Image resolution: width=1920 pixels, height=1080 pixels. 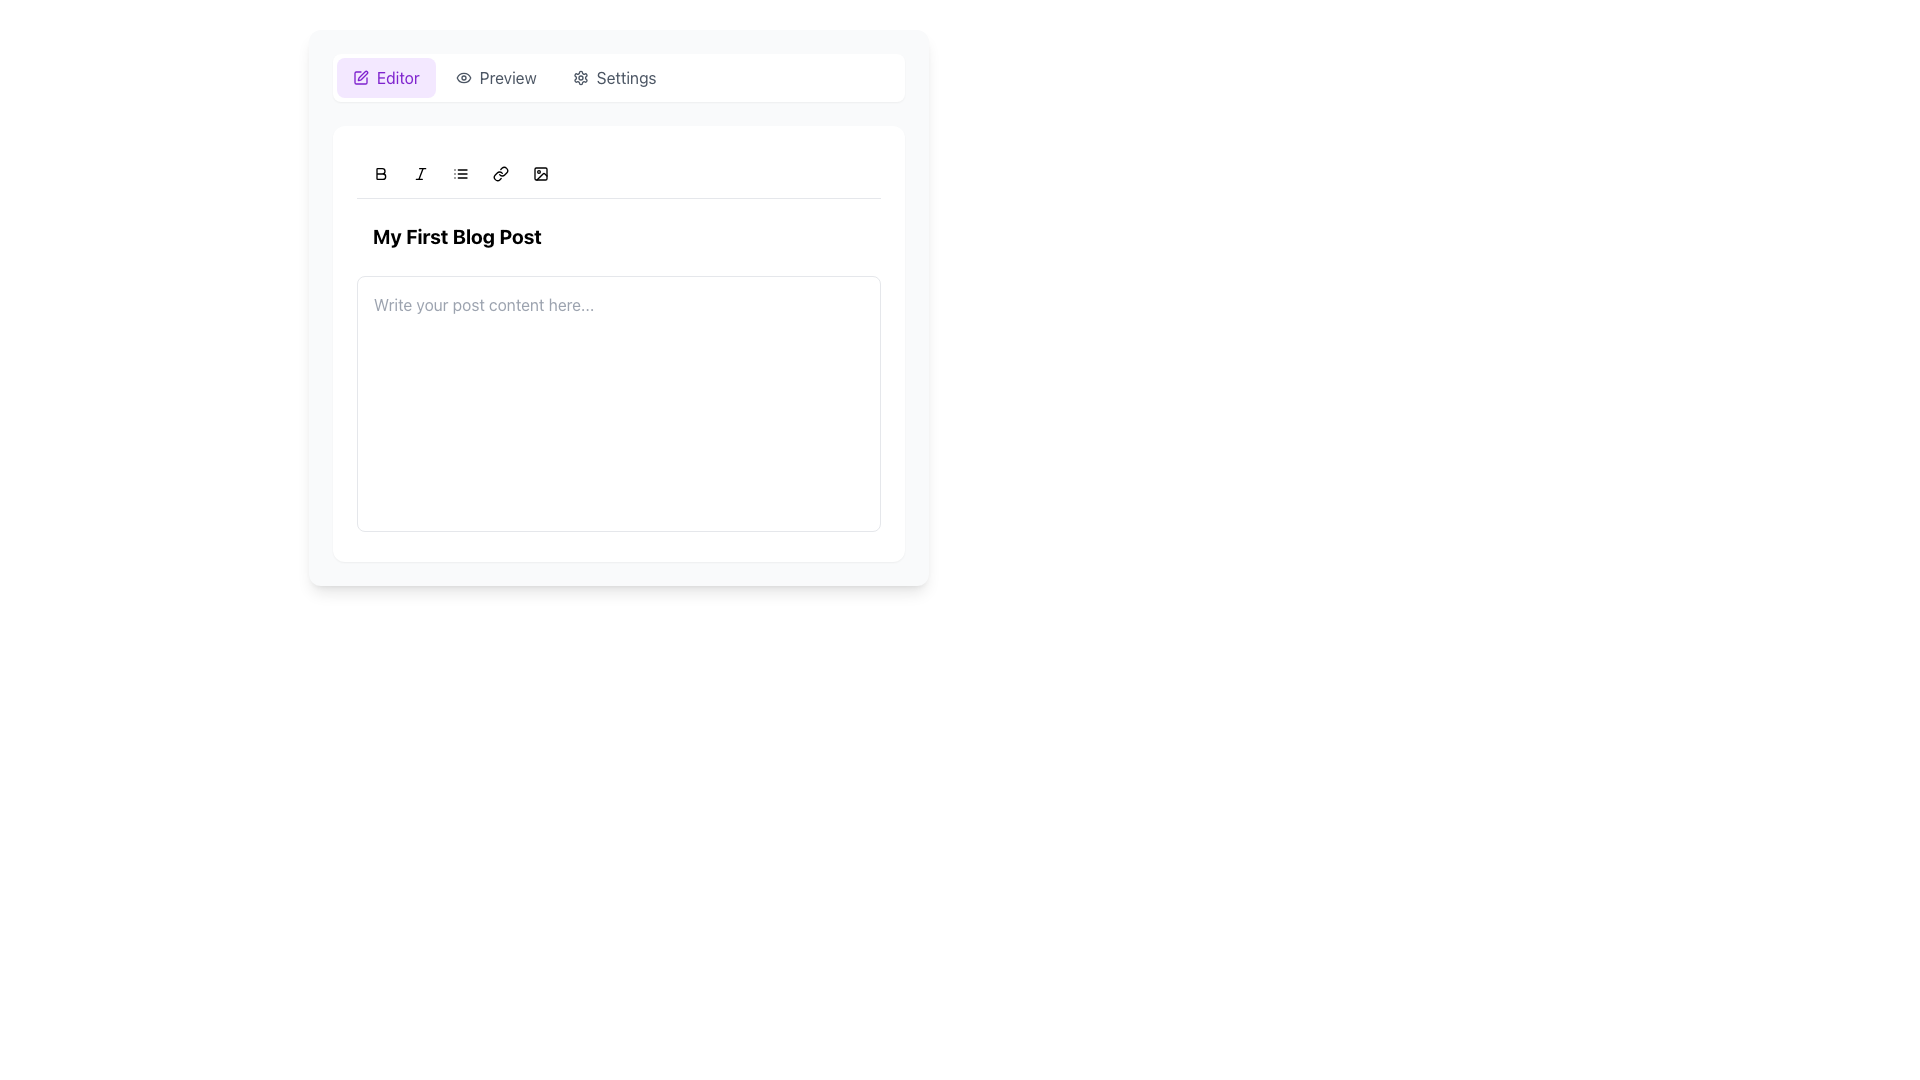 What do you see at coordinates (618, 76) in the screenshot?
I see `the 'Editor', 'Preview', or 'Settings' section of the segmented control bar` at bounding box center [618, 76].